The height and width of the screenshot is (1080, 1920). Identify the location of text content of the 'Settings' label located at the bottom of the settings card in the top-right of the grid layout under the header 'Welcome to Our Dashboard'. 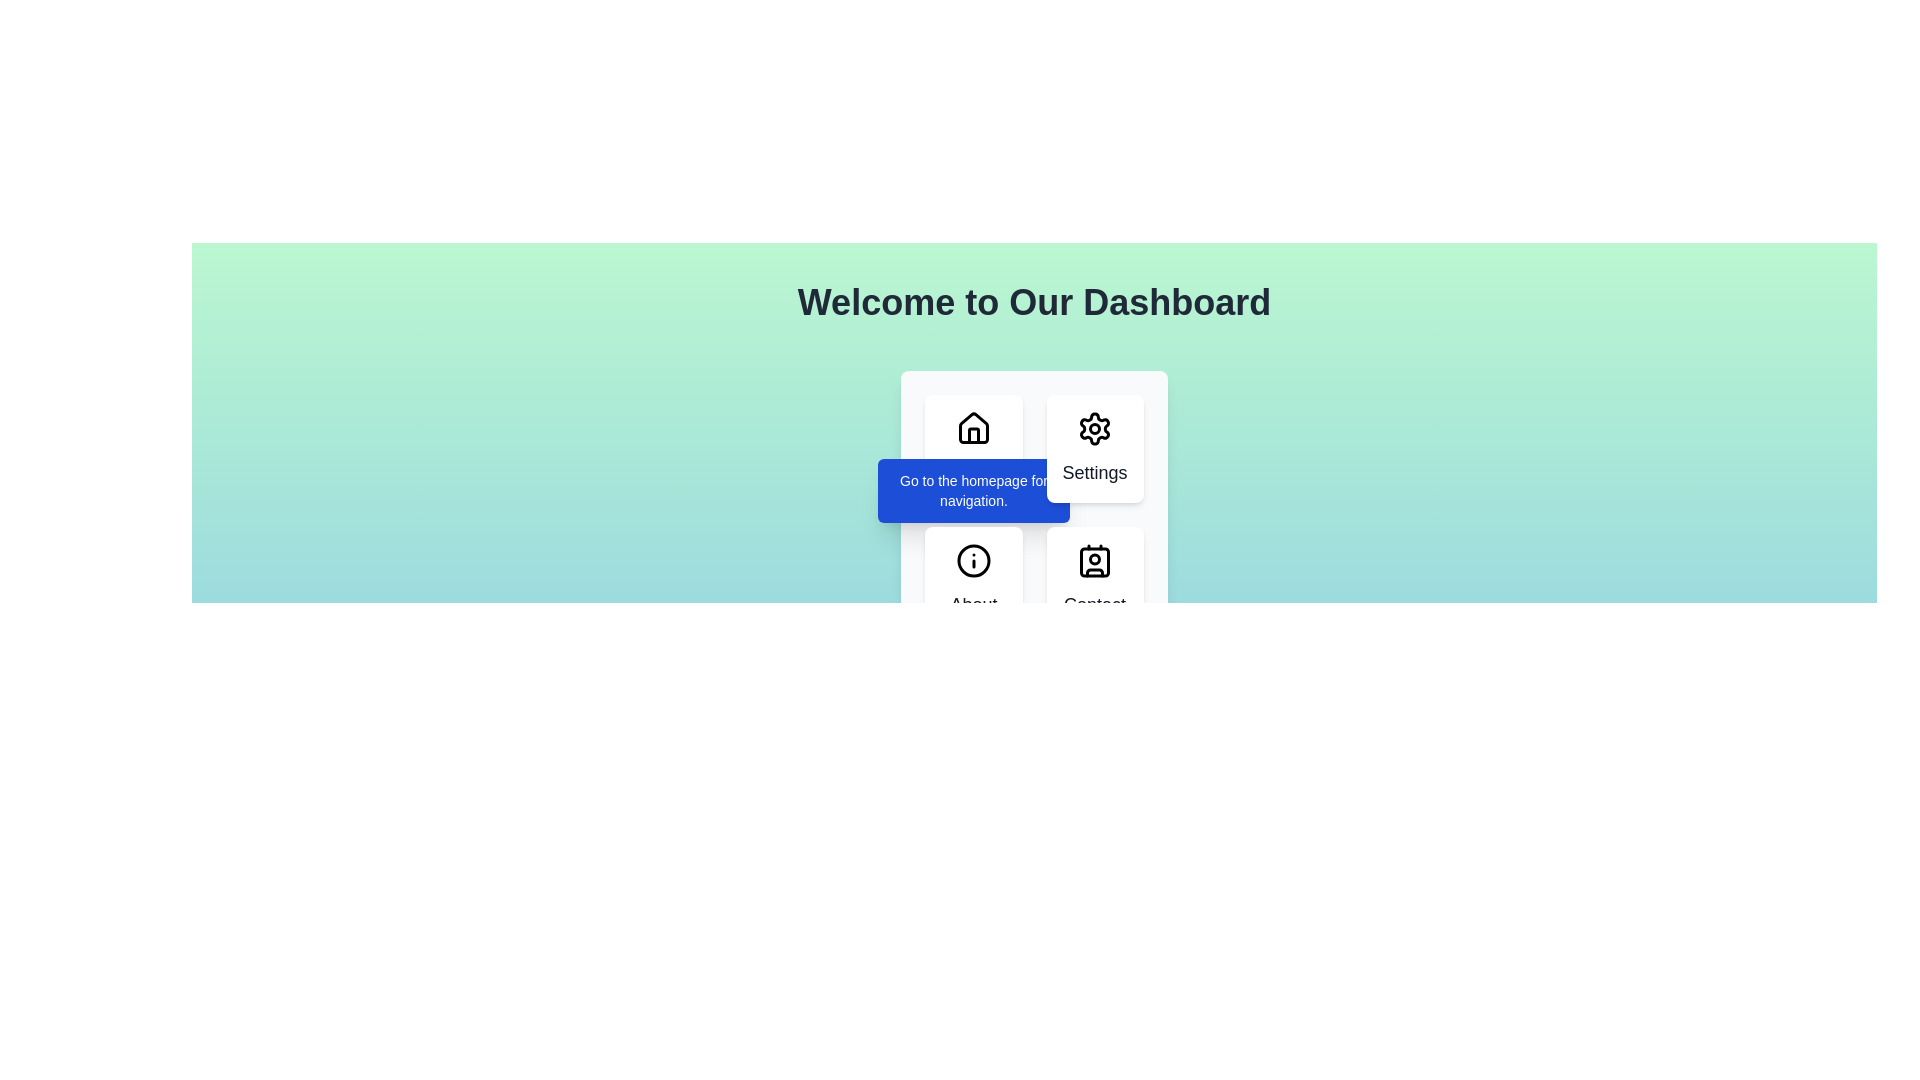
(1093, 473).